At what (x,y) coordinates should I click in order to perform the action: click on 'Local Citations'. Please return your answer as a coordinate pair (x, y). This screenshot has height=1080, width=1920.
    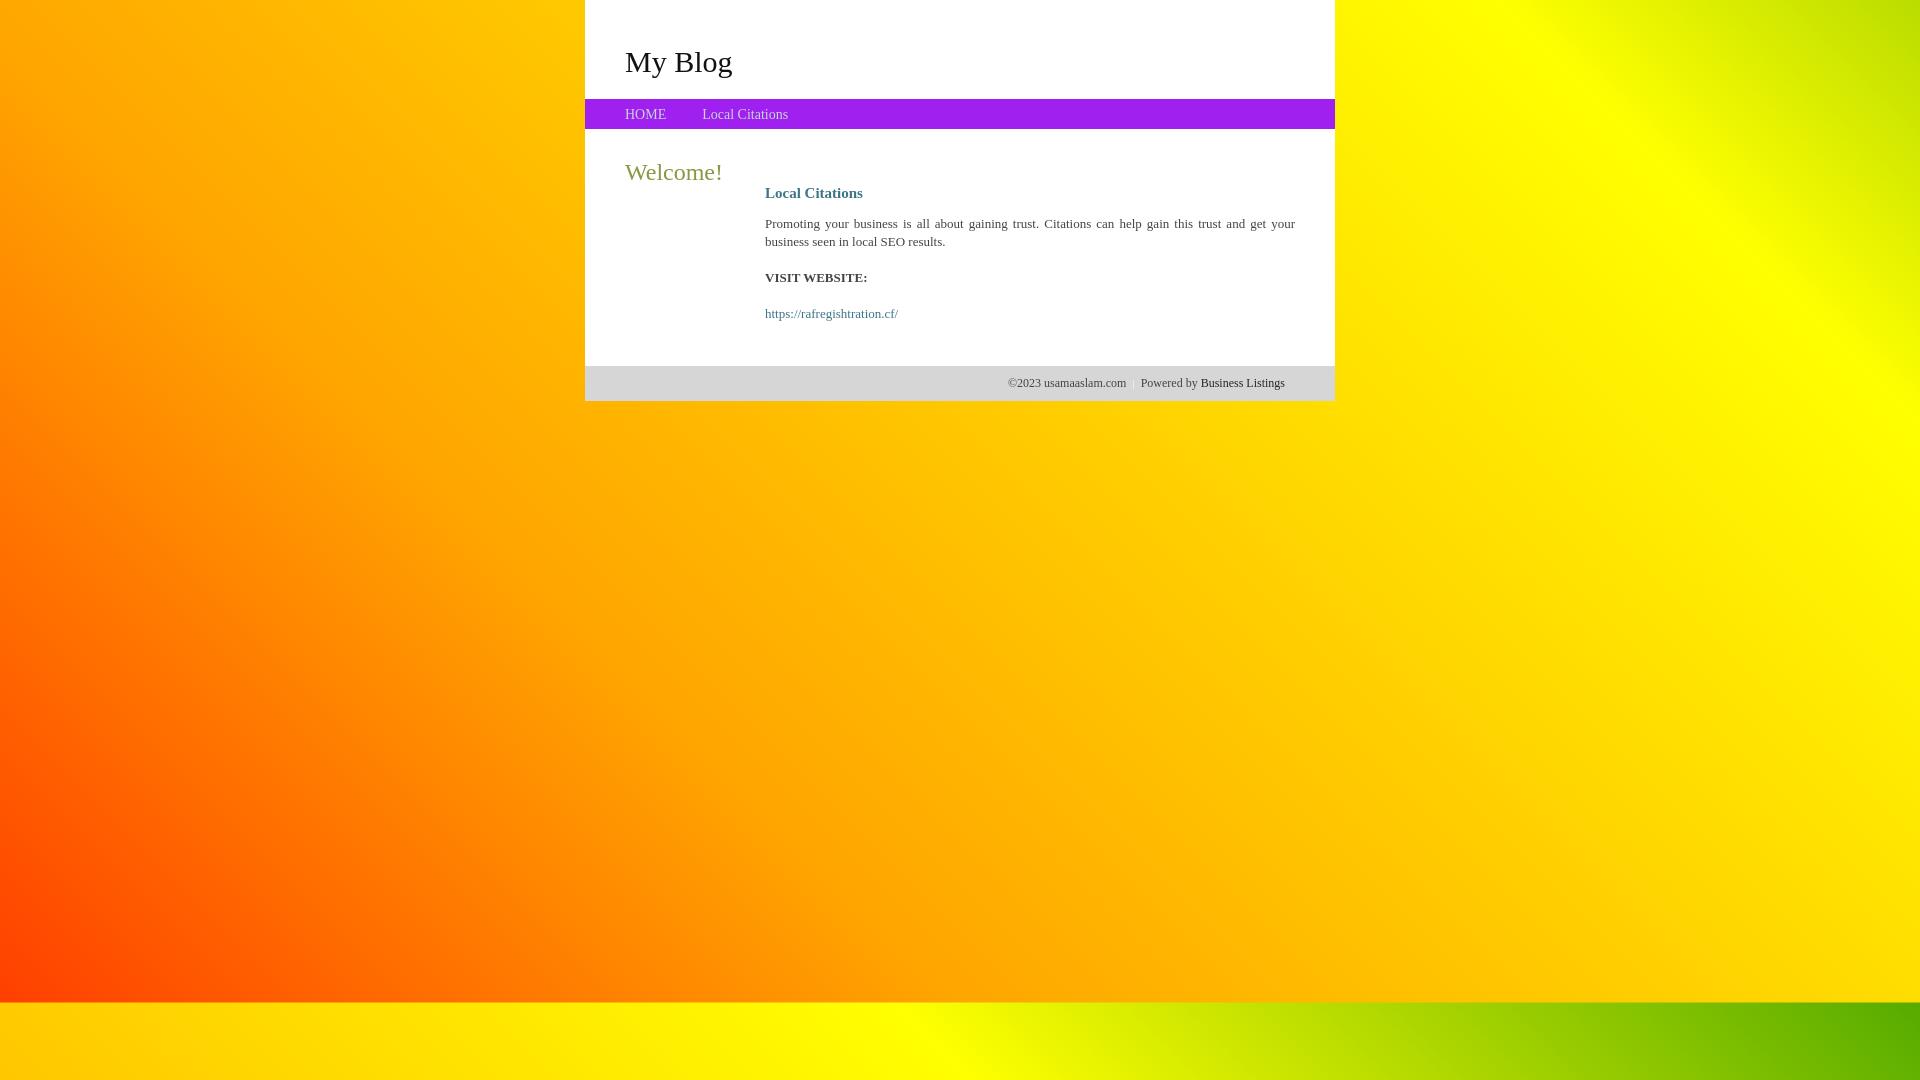
    Looking at the image, I should click on (743, 114).